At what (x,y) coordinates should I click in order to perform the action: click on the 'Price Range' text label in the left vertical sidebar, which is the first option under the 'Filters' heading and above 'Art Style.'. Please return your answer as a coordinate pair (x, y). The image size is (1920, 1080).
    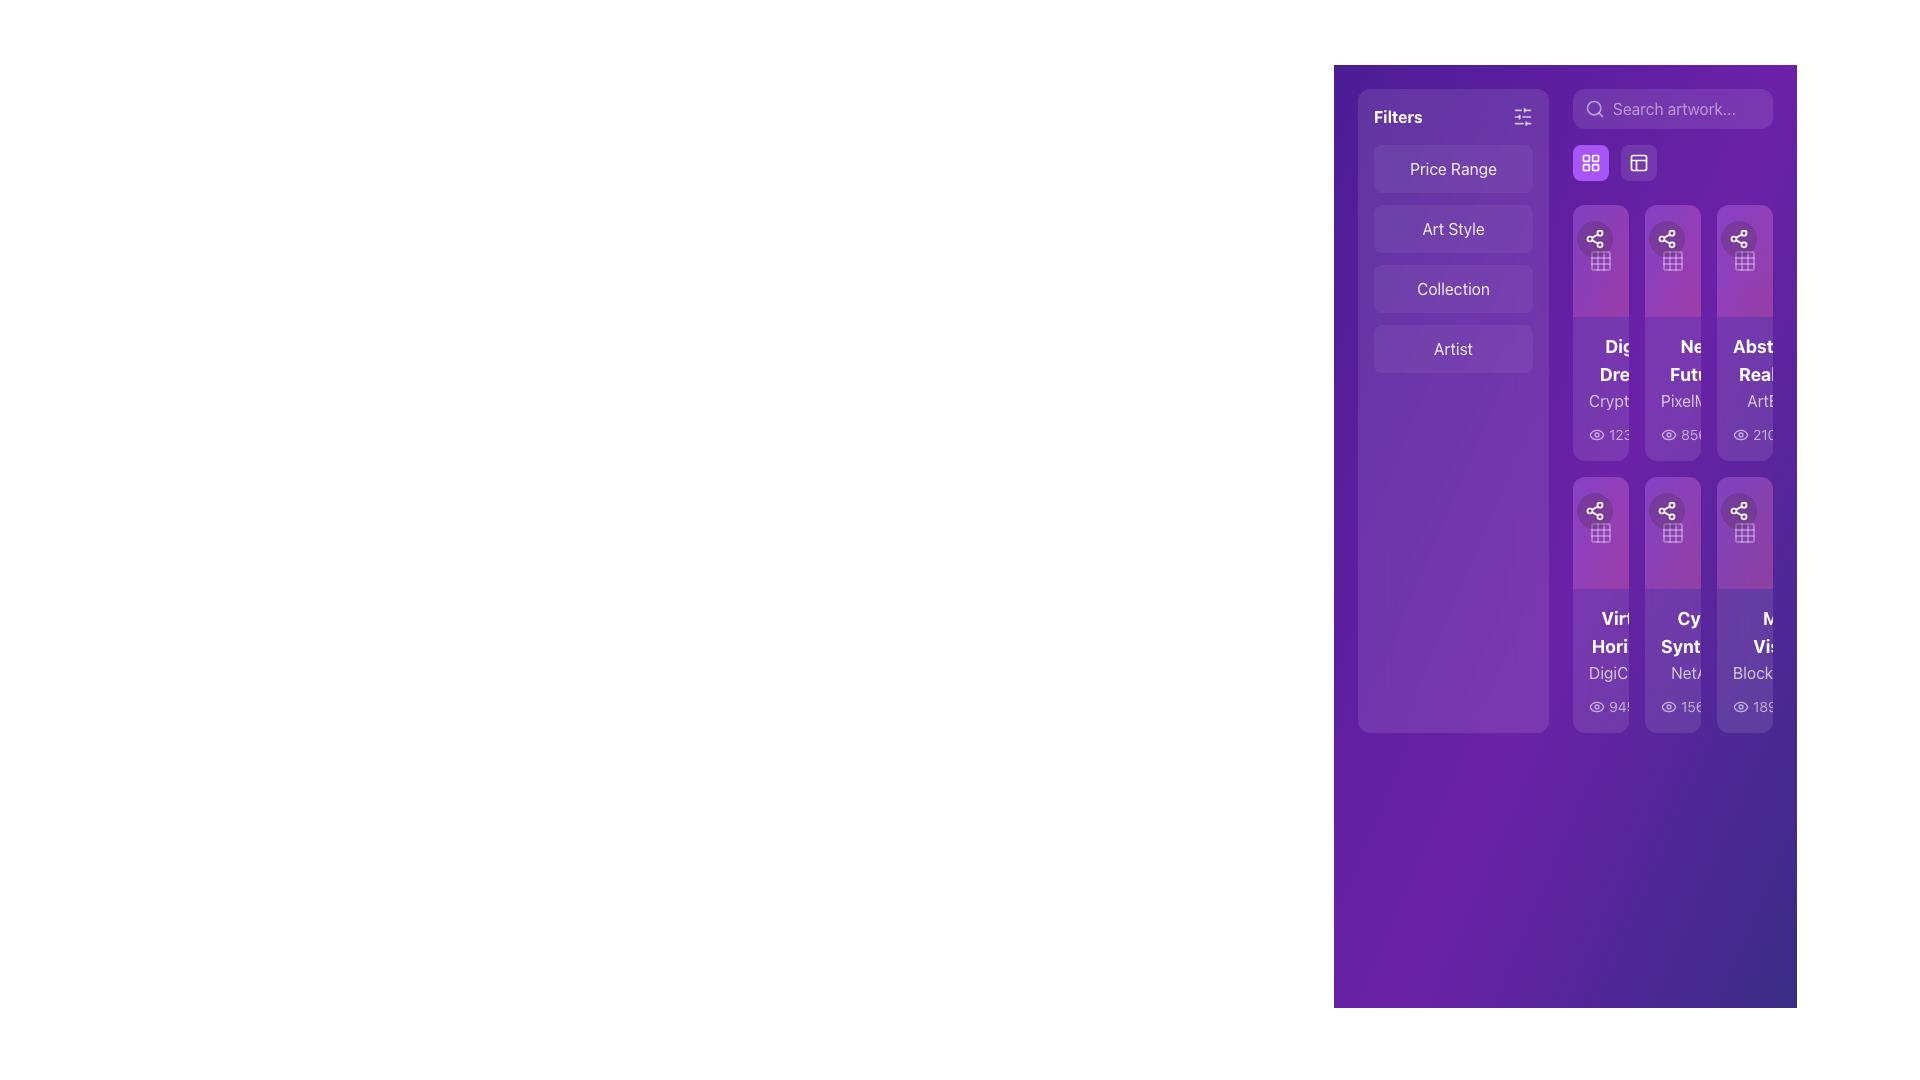
    Looking at the image, I should click on (1453, 168).